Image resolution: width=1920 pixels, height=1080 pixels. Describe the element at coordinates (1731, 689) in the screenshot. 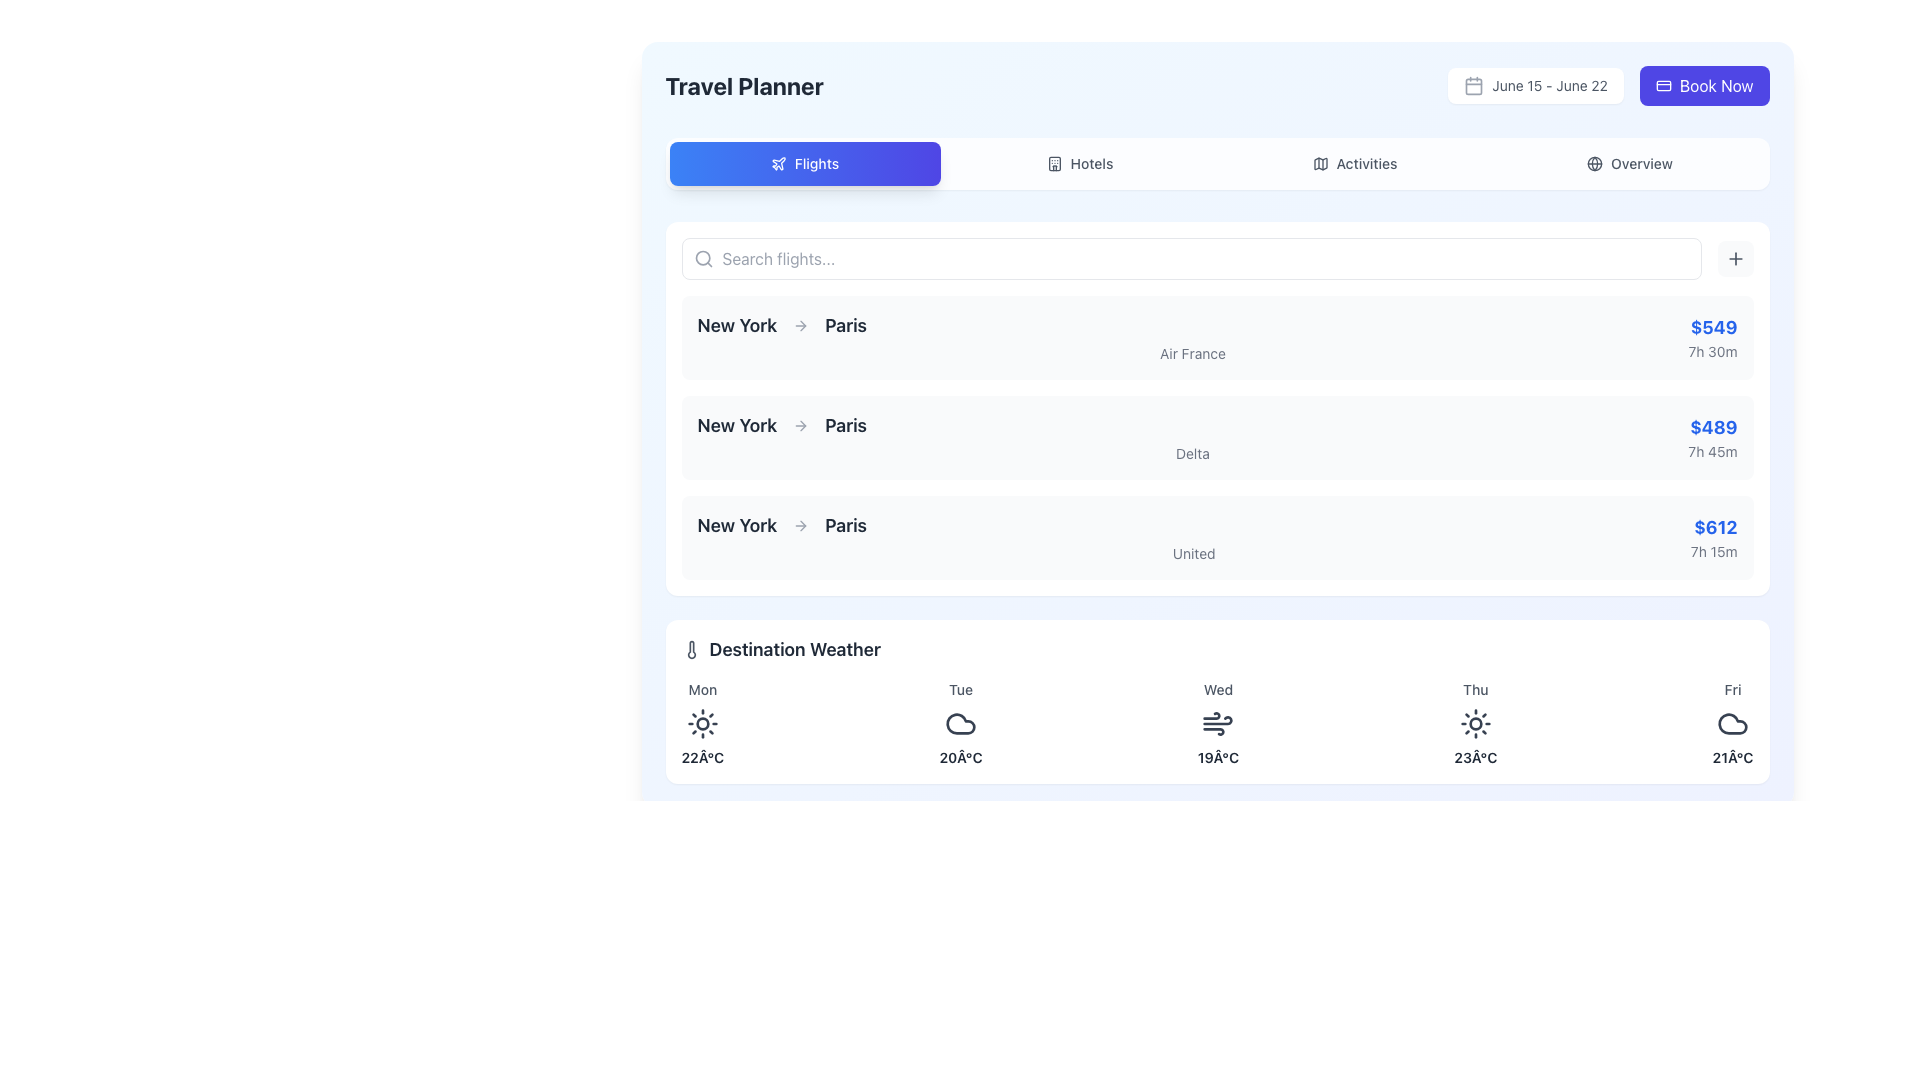

I see `text label representing the abbreviated weekday name 'Friday' in the weather forecast to understand the conveyed day` at that location.